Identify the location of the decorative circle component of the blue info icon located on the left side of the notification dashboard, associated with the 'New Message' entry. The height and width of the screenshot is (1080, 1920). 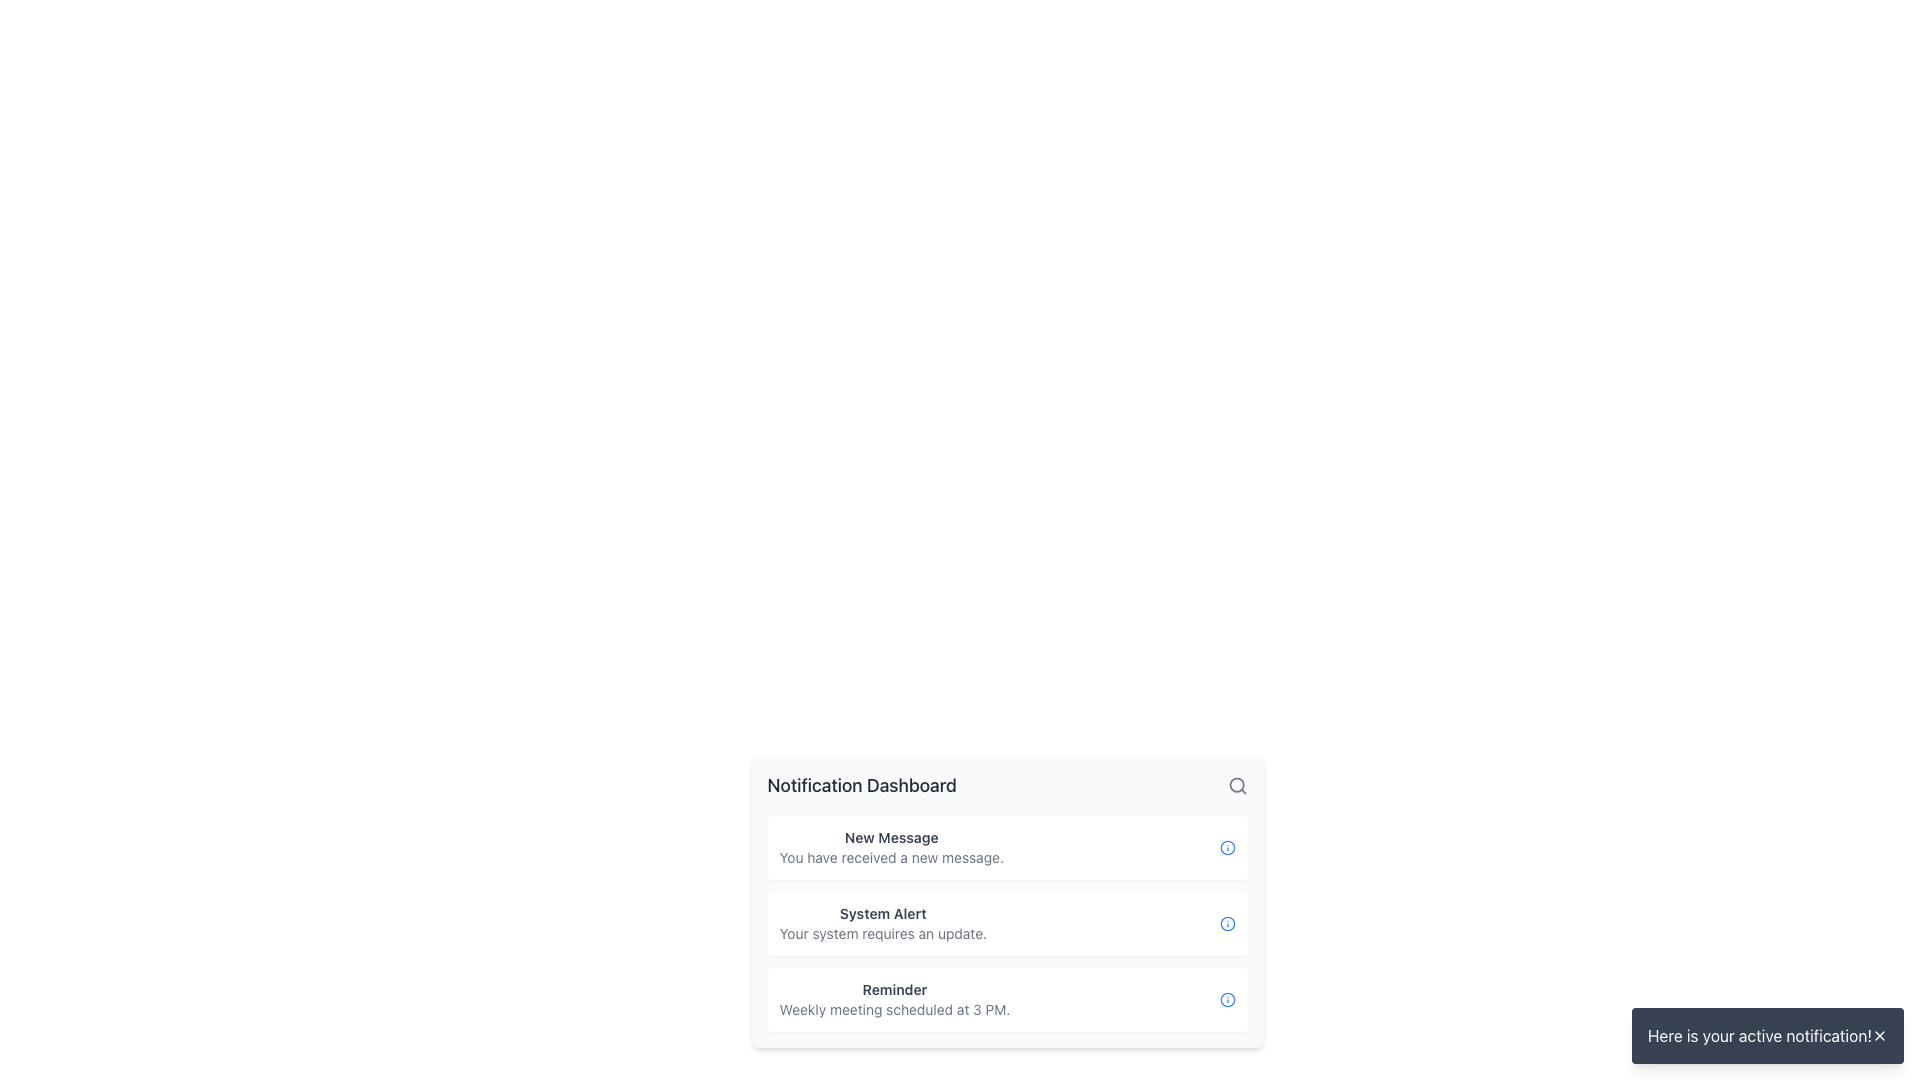
(1226, 848).